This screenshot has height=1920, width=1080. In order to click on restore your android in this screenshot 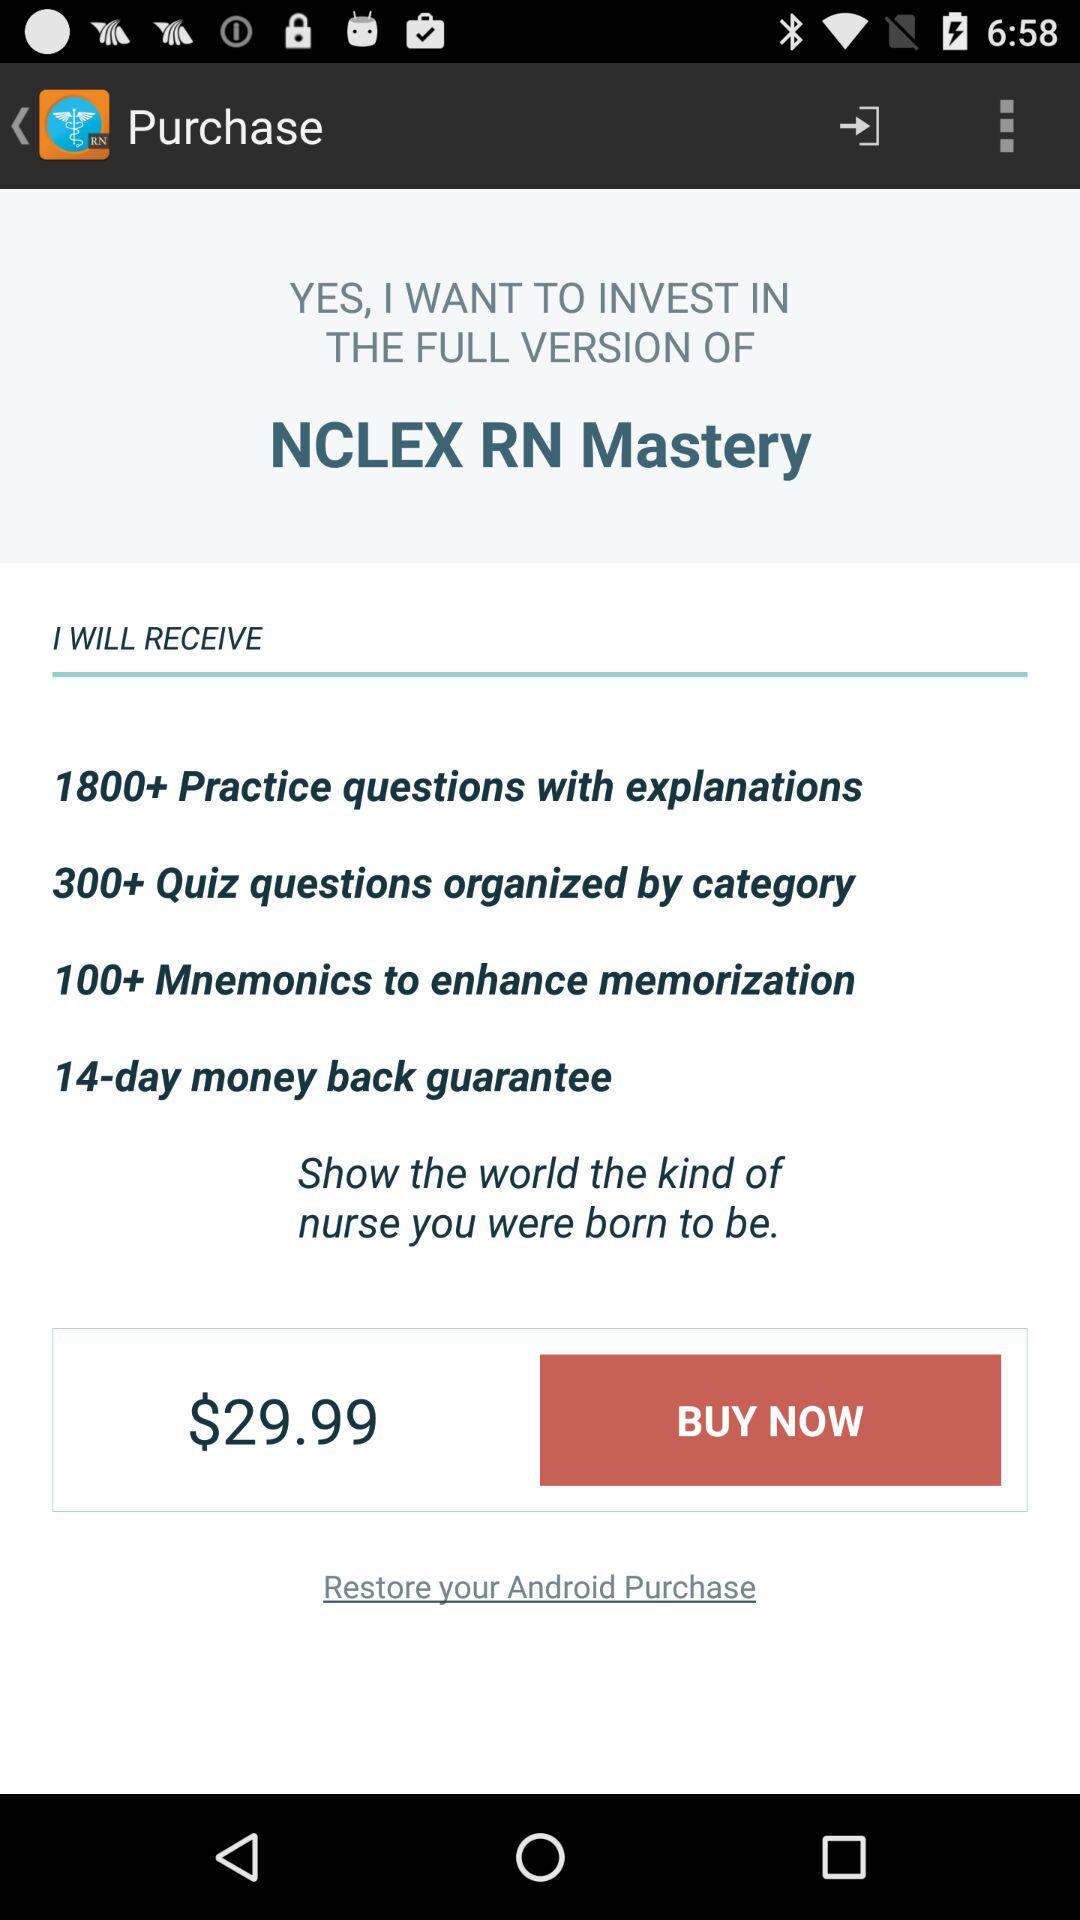, I will do `click(538, 1584)`.